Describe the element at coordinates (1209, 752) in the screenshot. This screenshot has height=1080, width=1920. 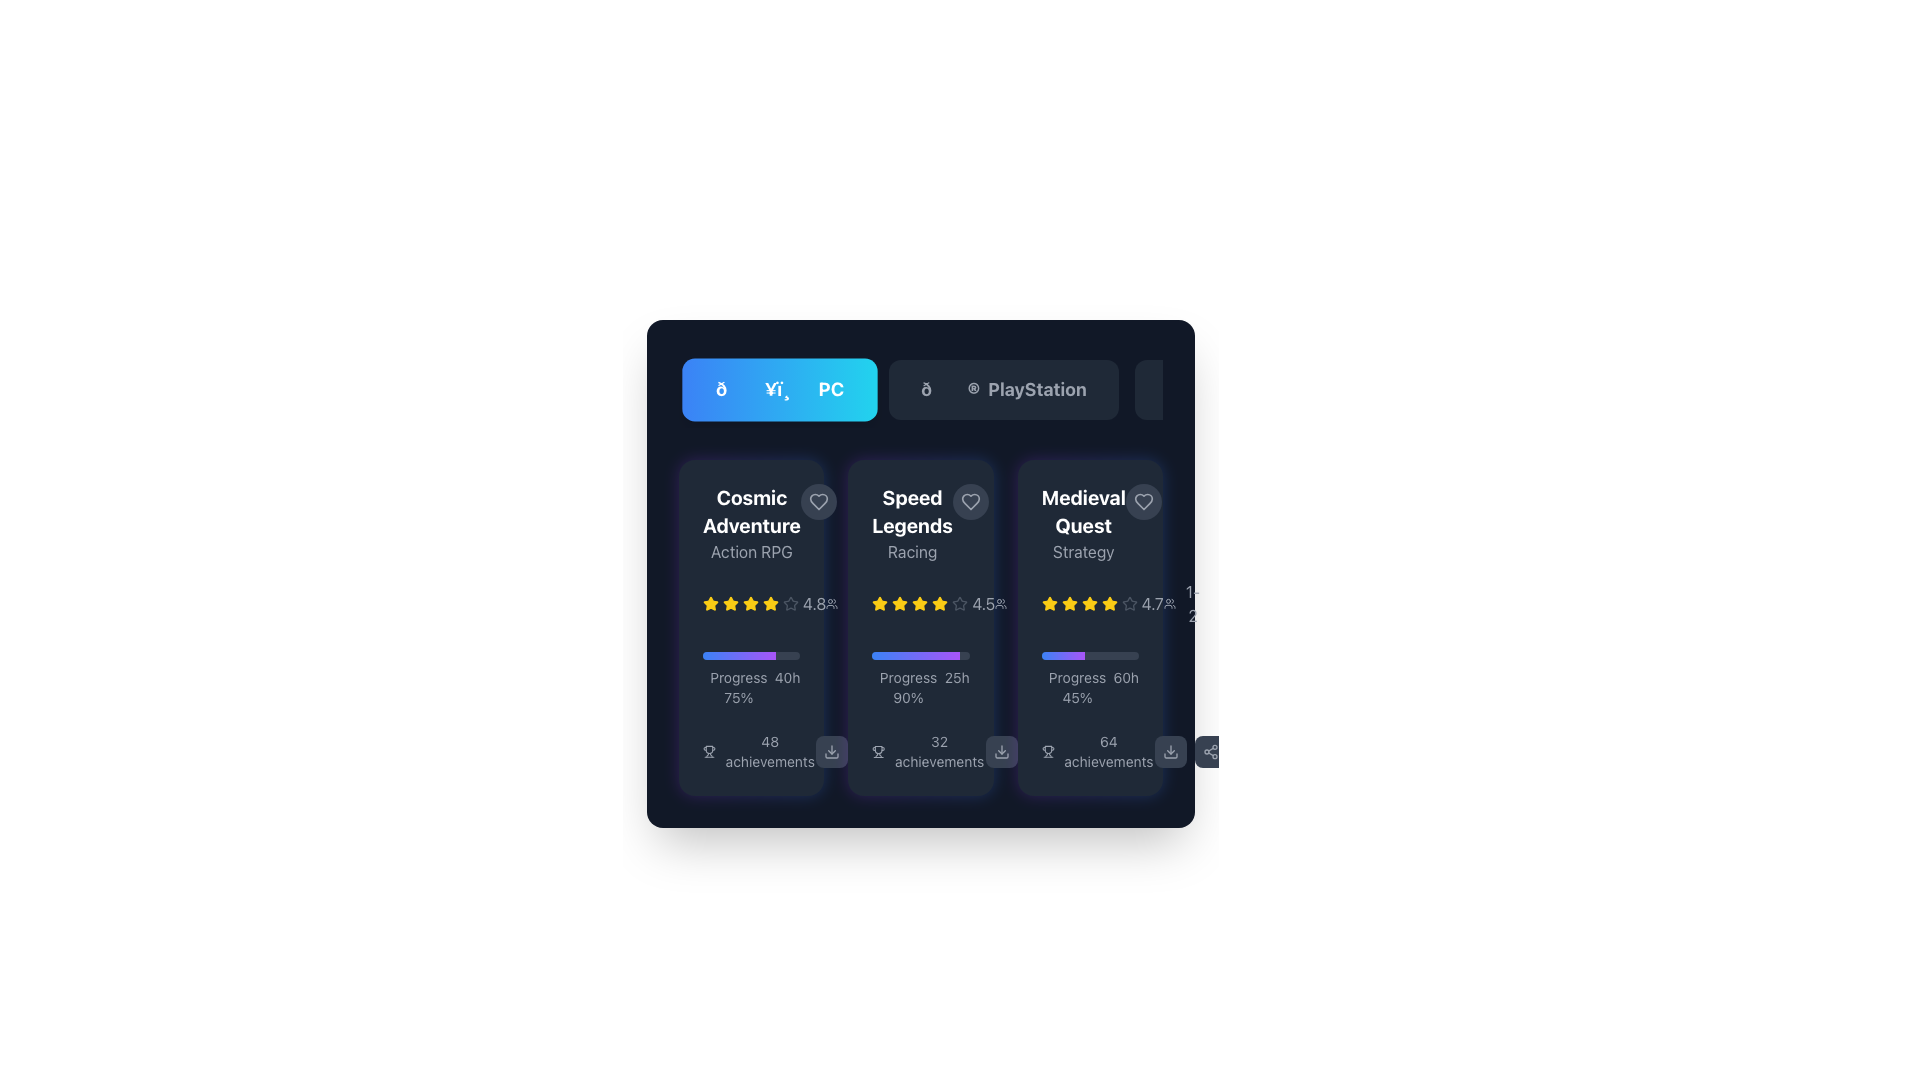
I see `the share icon, which is a graphical representation of three interconnected circles, located in the lower-right corner of the interface within a dark-gray rounded rectangular button` at that location.